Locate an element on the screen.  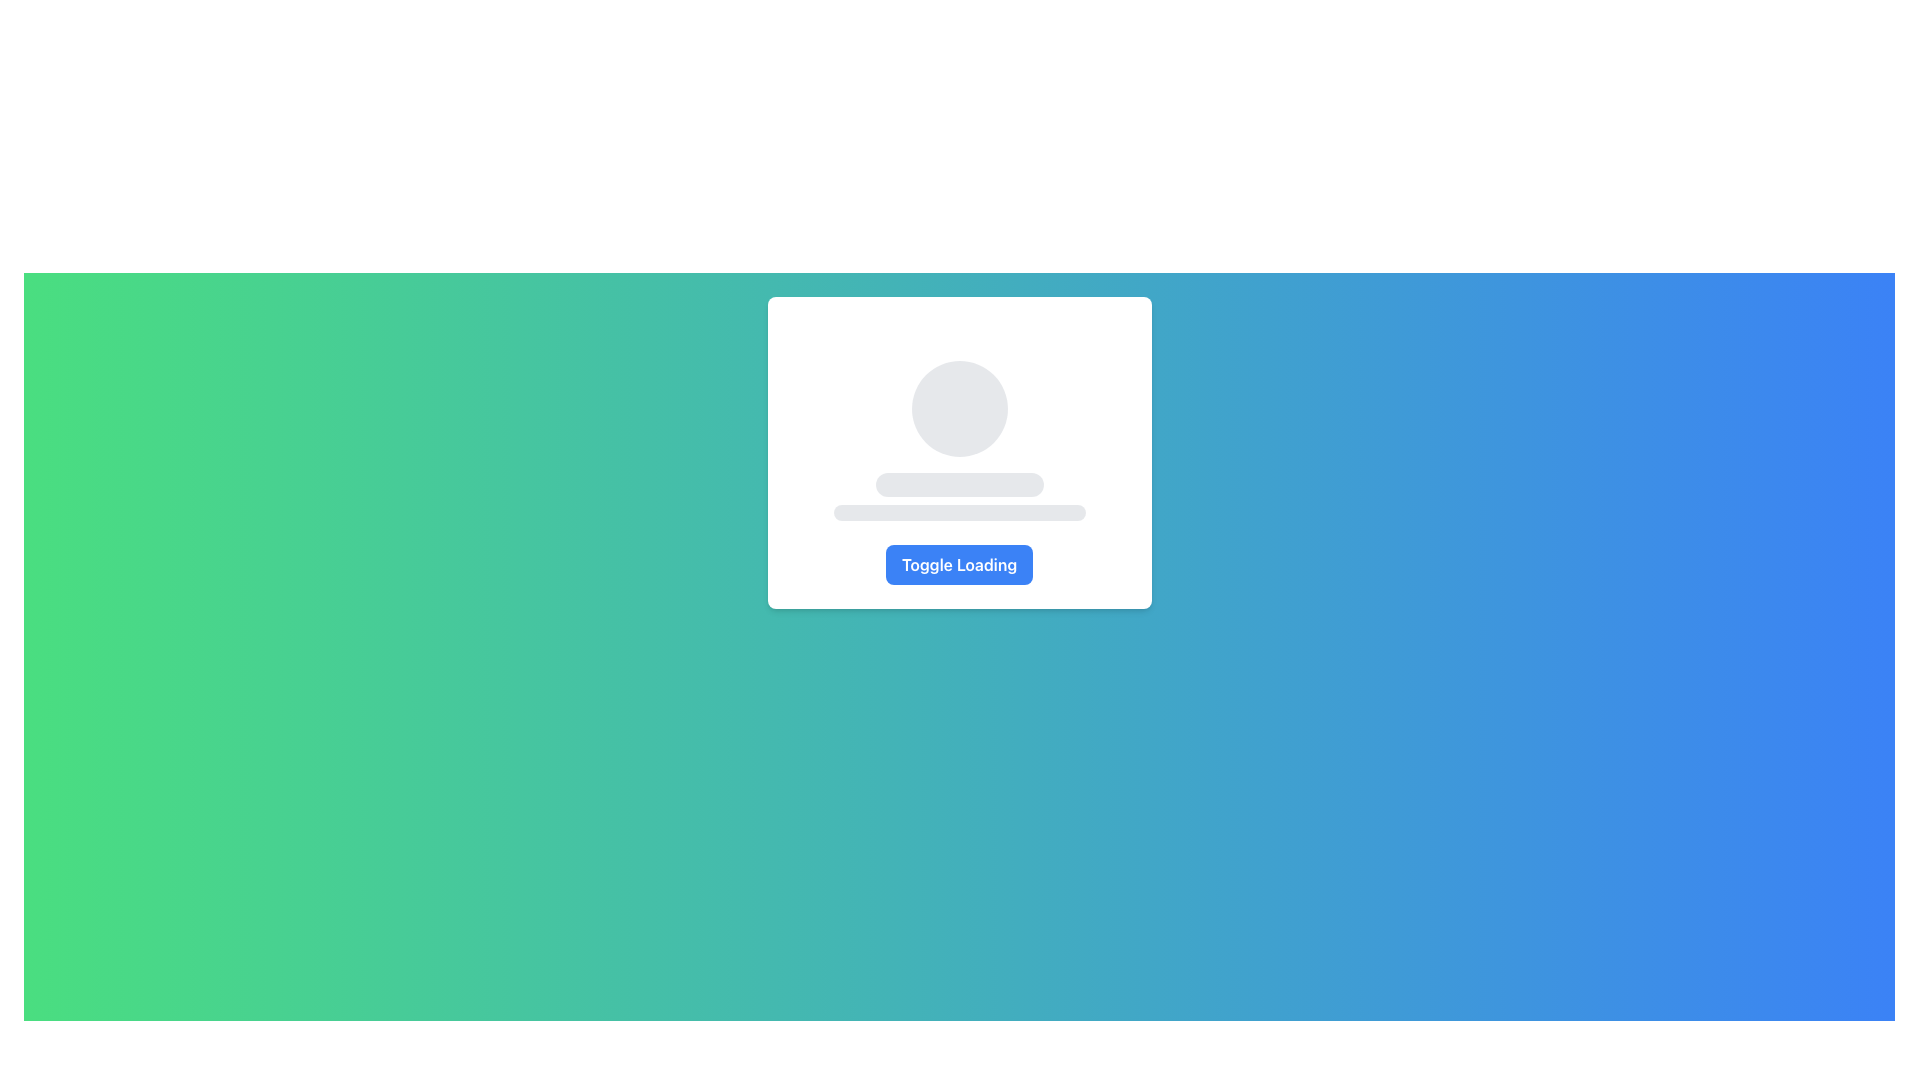
the 'Toggle Loading' button, which is a horizontally-aligned button with a blue background and white text, to change its background color is located at coordinates (958, 564).